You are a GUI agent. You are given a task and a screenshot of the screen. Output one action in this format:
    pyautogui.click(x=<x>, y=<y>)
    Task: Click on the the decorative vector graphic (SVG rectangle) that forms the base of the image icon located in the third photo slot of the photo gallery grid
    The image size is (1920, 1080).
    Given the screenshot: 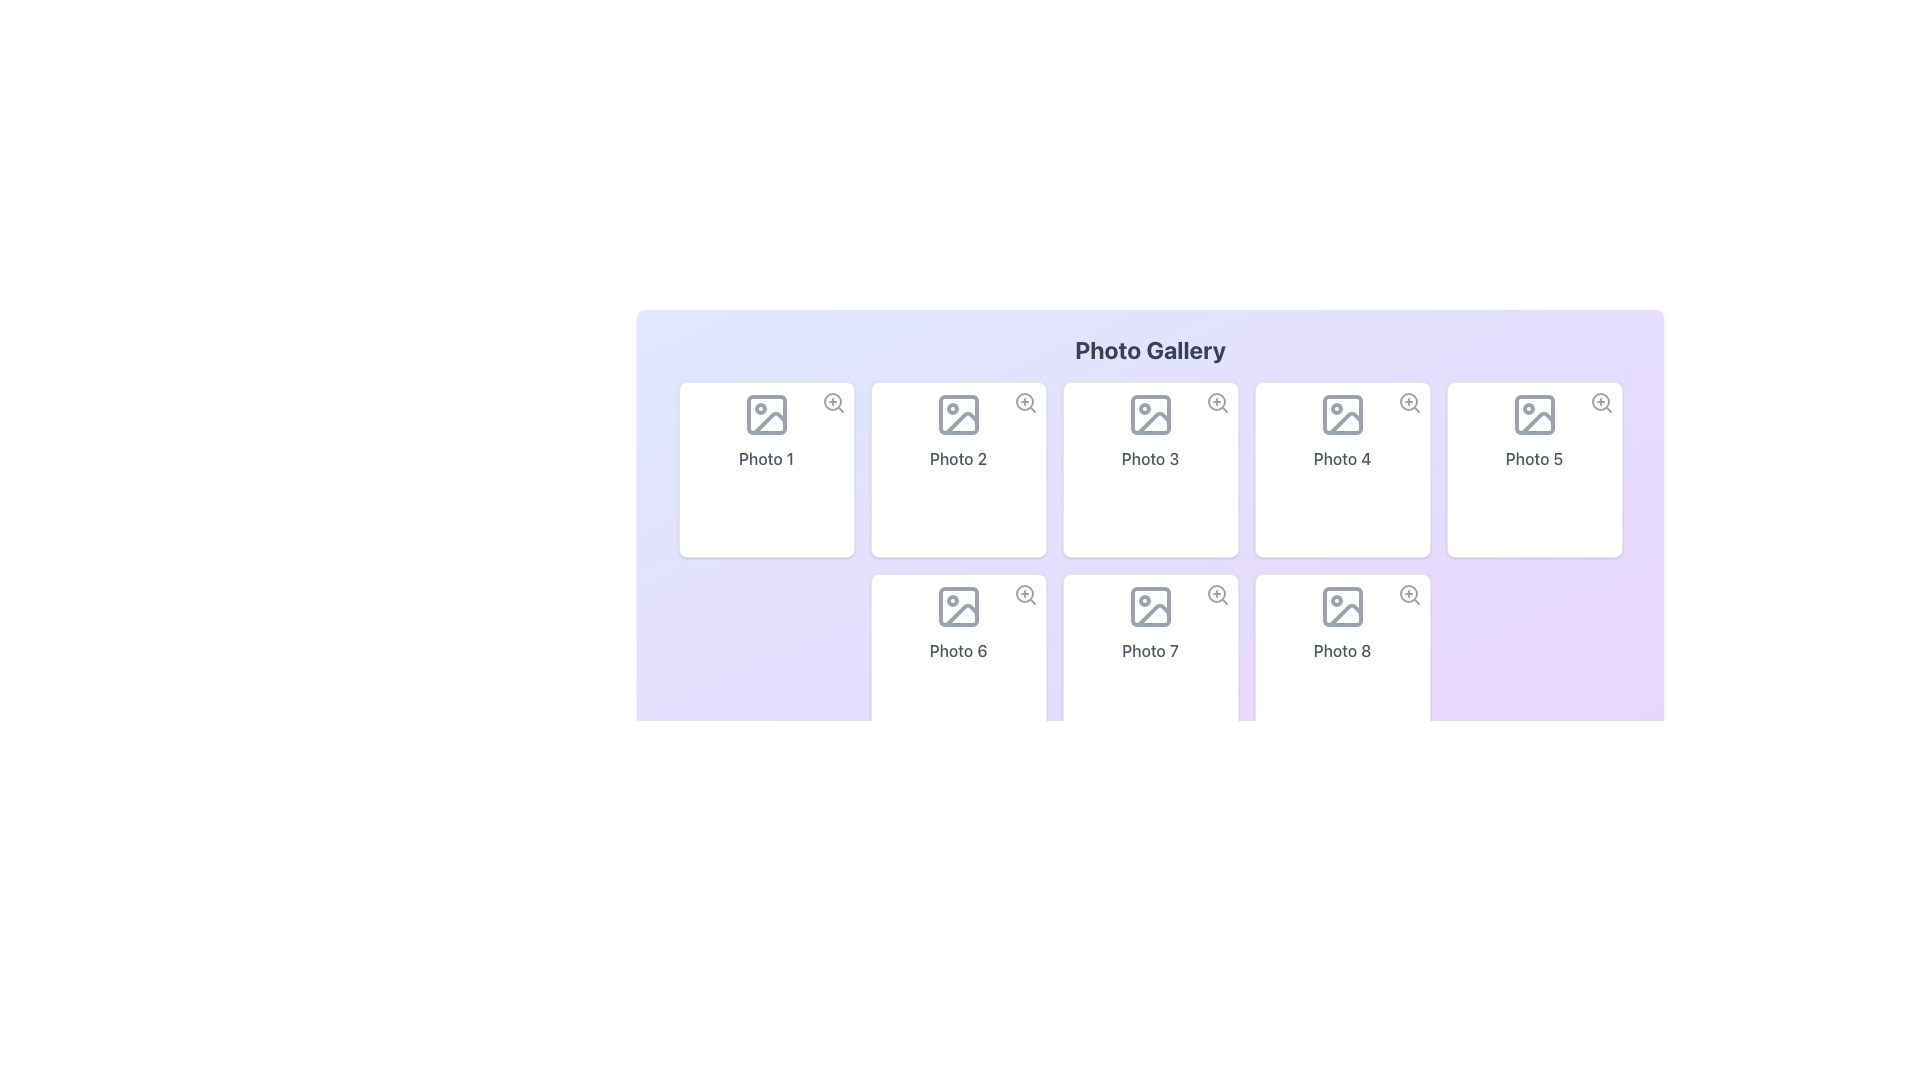 What is the action you would take?
    pyautogui.click(x=1150, y=414)
    